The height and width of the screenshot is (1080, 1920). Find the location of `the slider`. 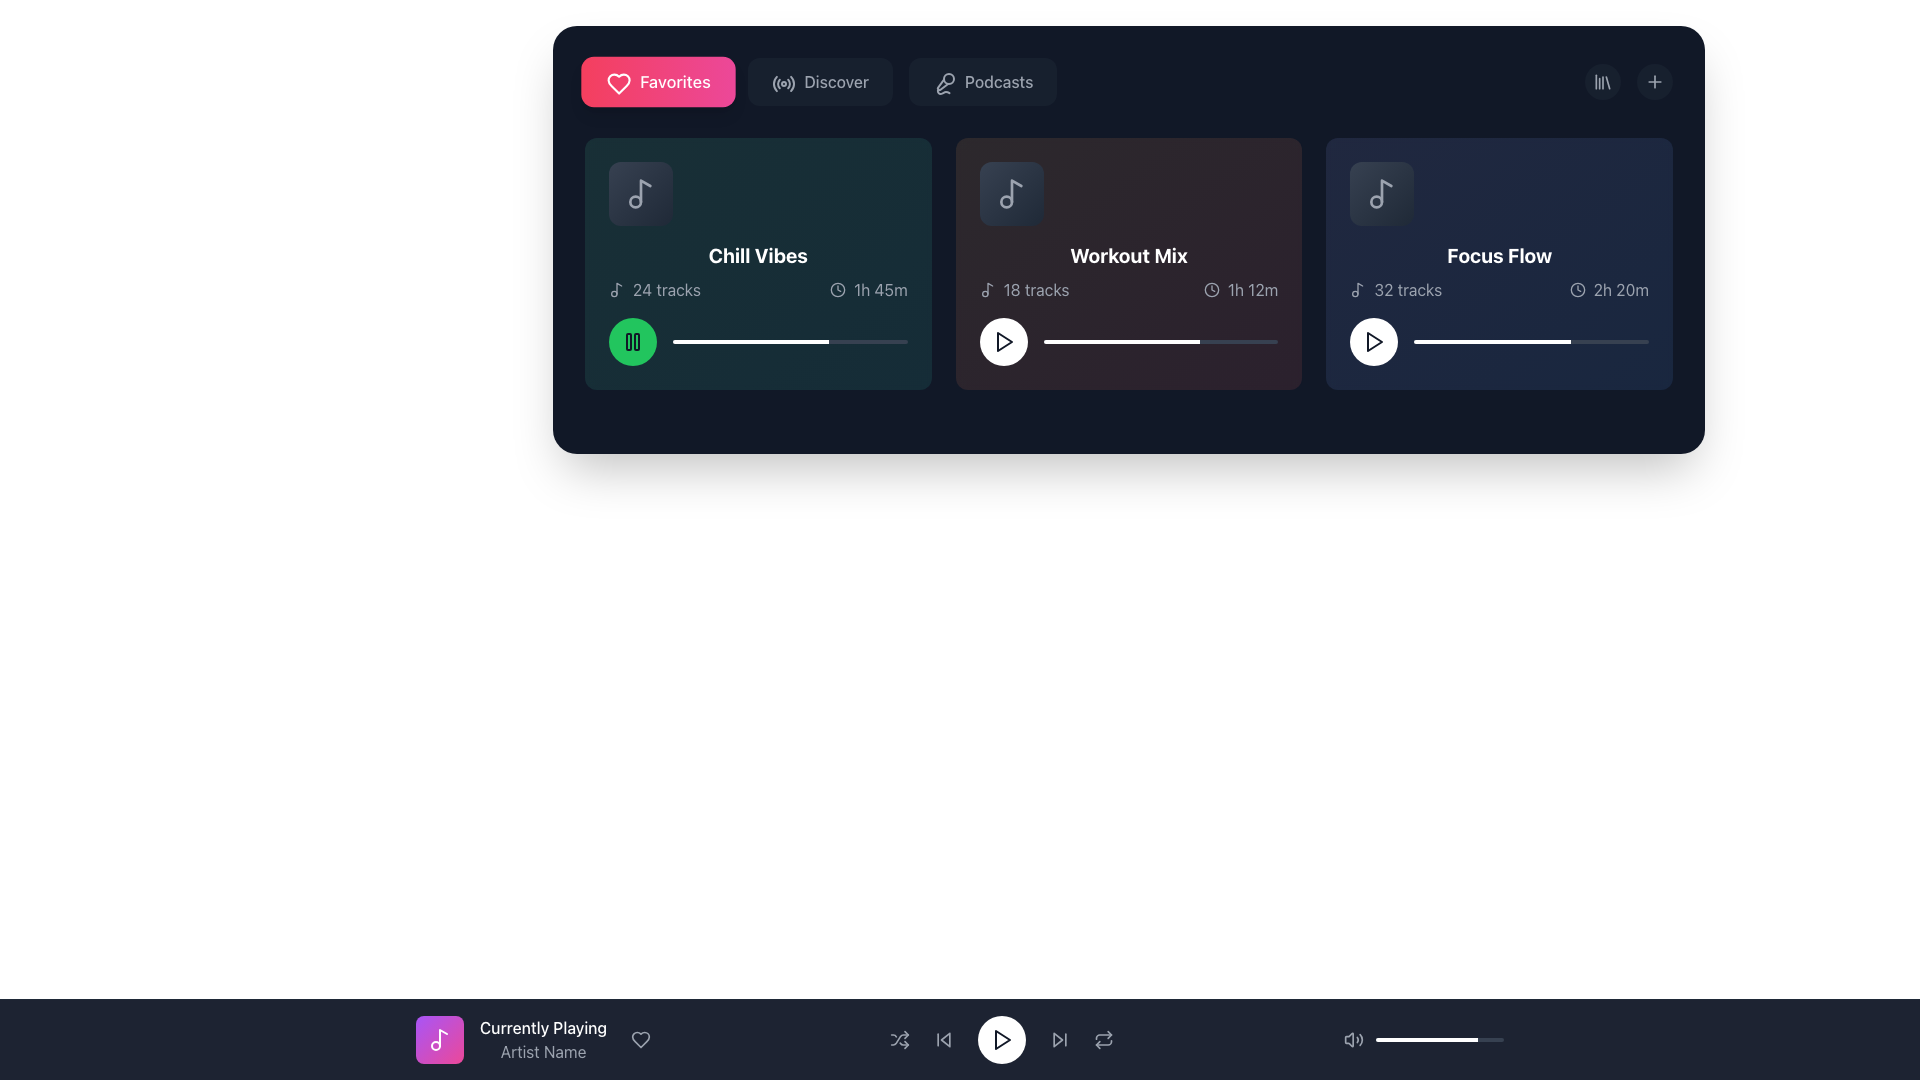

the slider is located at coordinates (894, 341).